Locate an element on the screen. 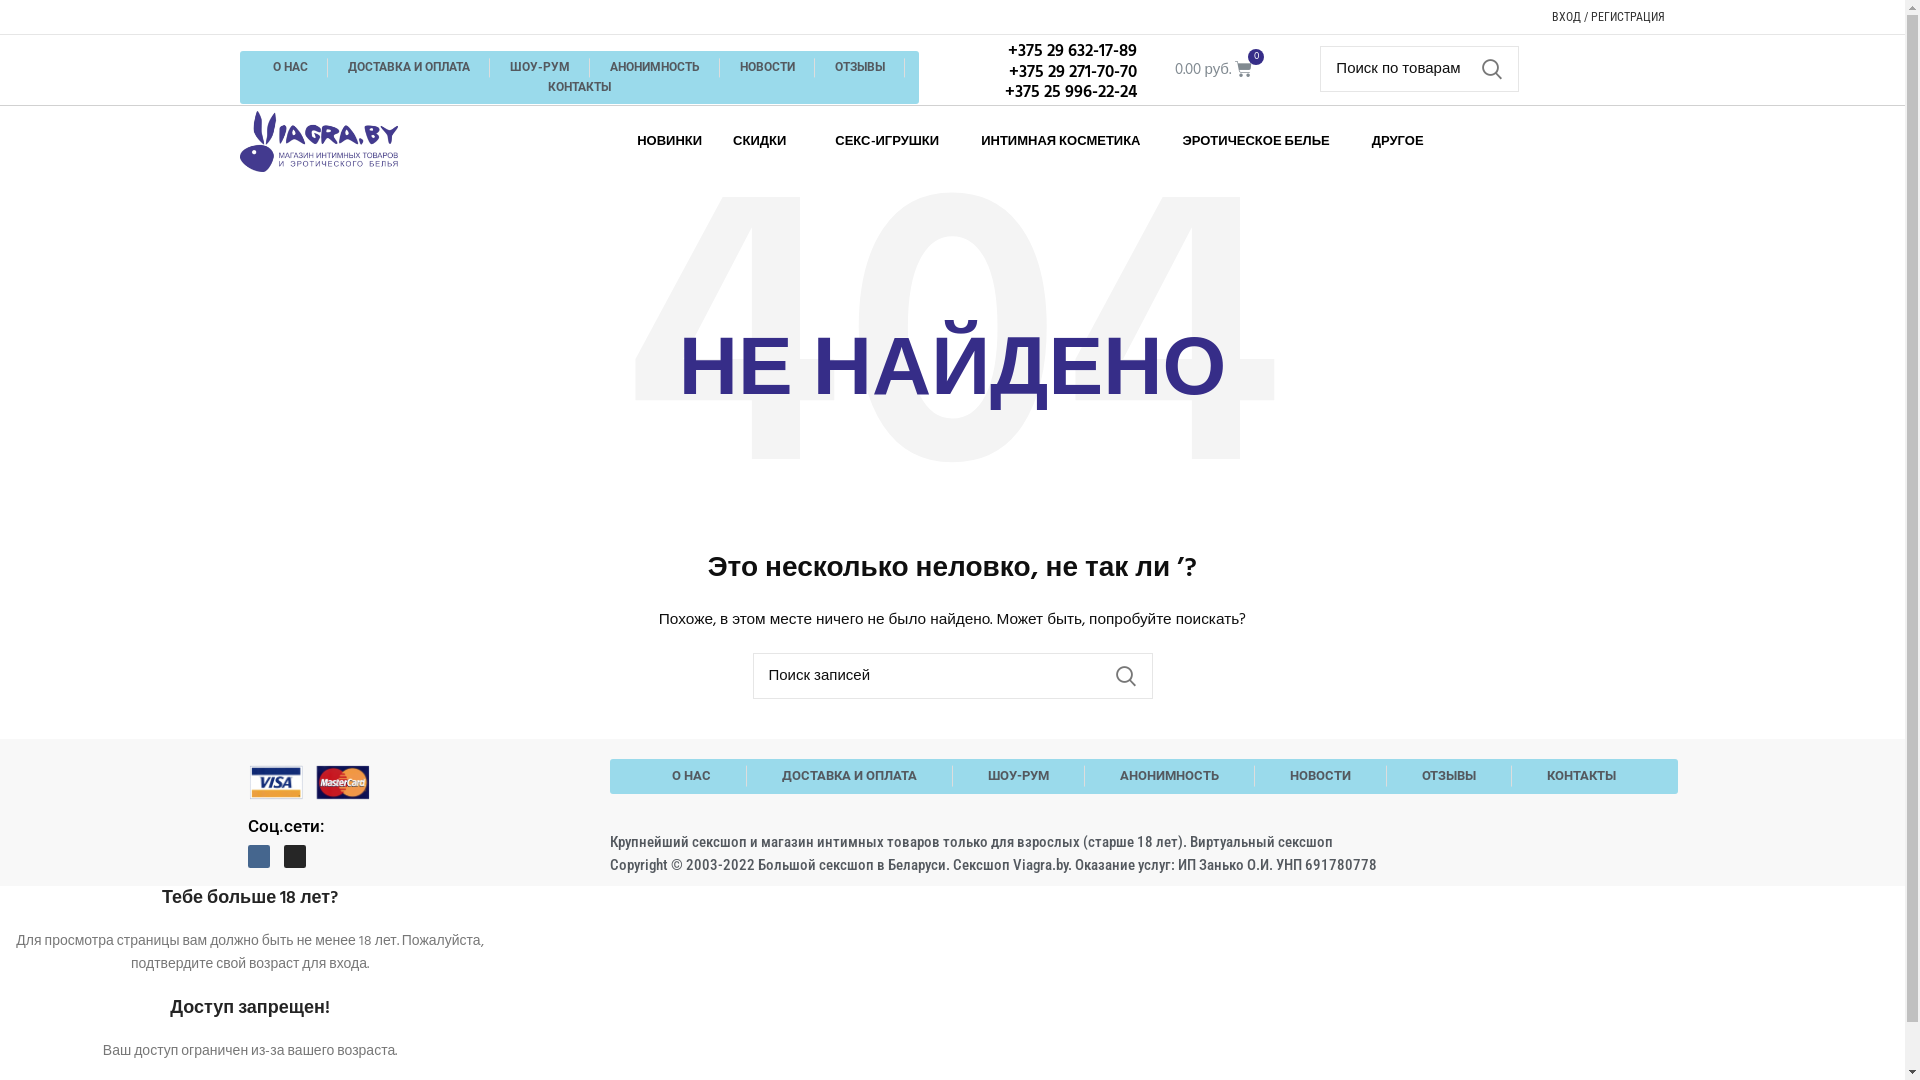 Image resolution: width=1920 pixels, height=1080 pixels. '+375 29 632-17-89' is located at coordinates (1027, 50).